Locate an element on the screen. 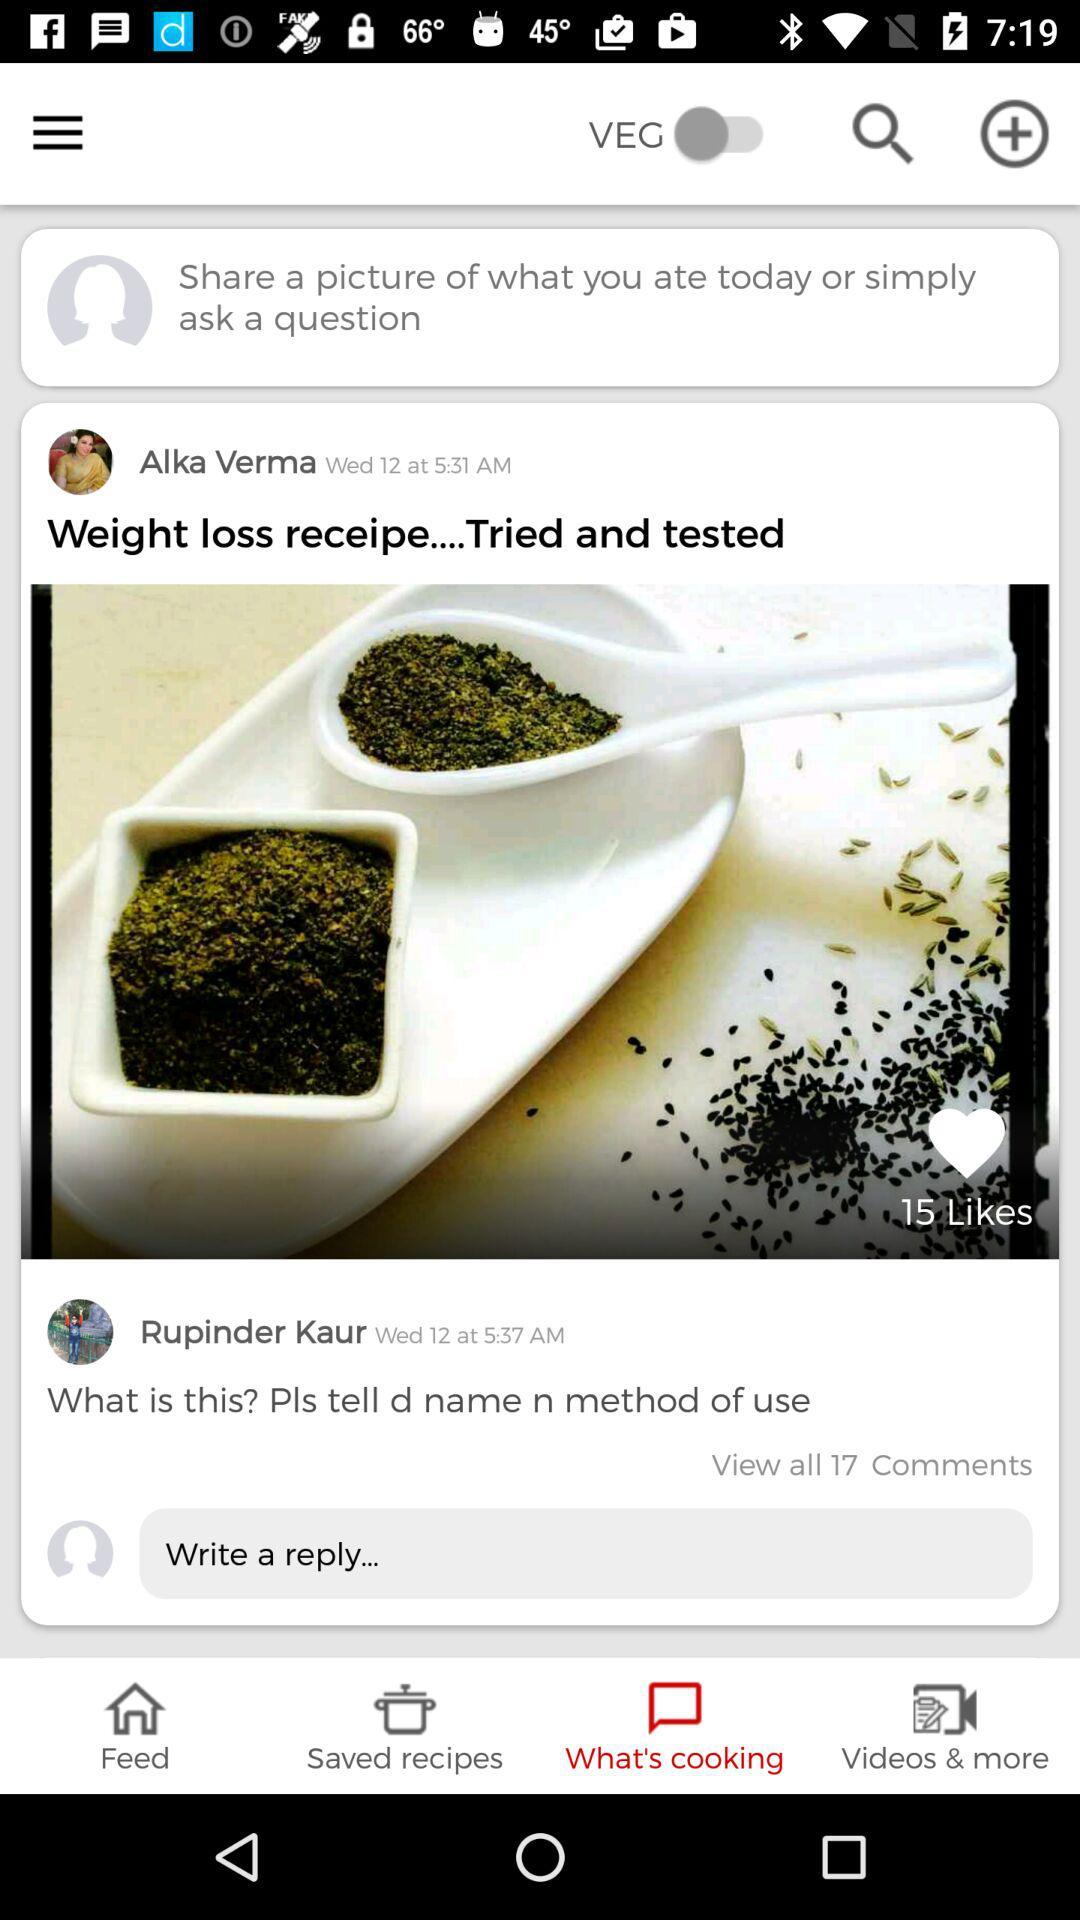  15 likes item is located at coordinates (966, 1165).